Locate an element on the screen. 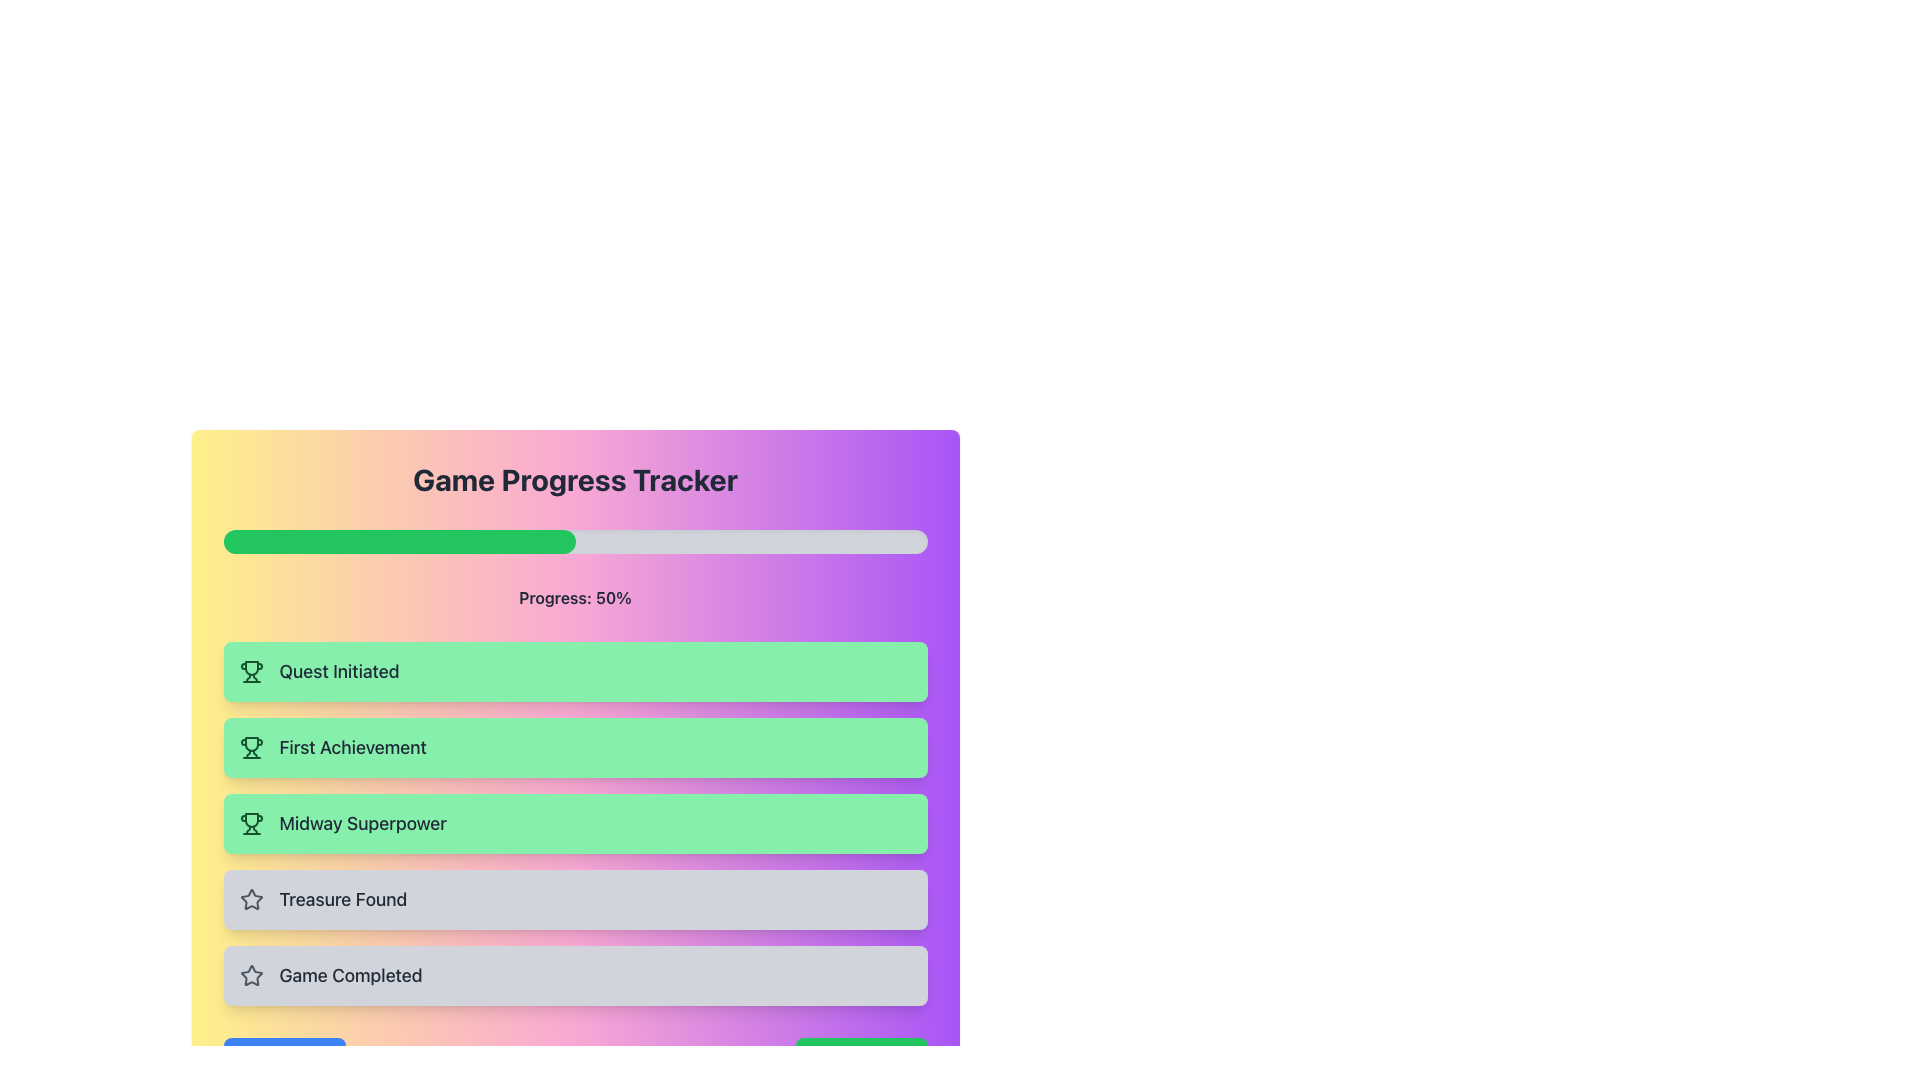 This screenshot has width=1920, height=1080. the 'Game Completed' text label, which is styled with a medium gray font on a light gray rounded rectangle box, located at the bottom of a vertical list and accompanied by a star icon to its left is located at coordinates (350, 974).